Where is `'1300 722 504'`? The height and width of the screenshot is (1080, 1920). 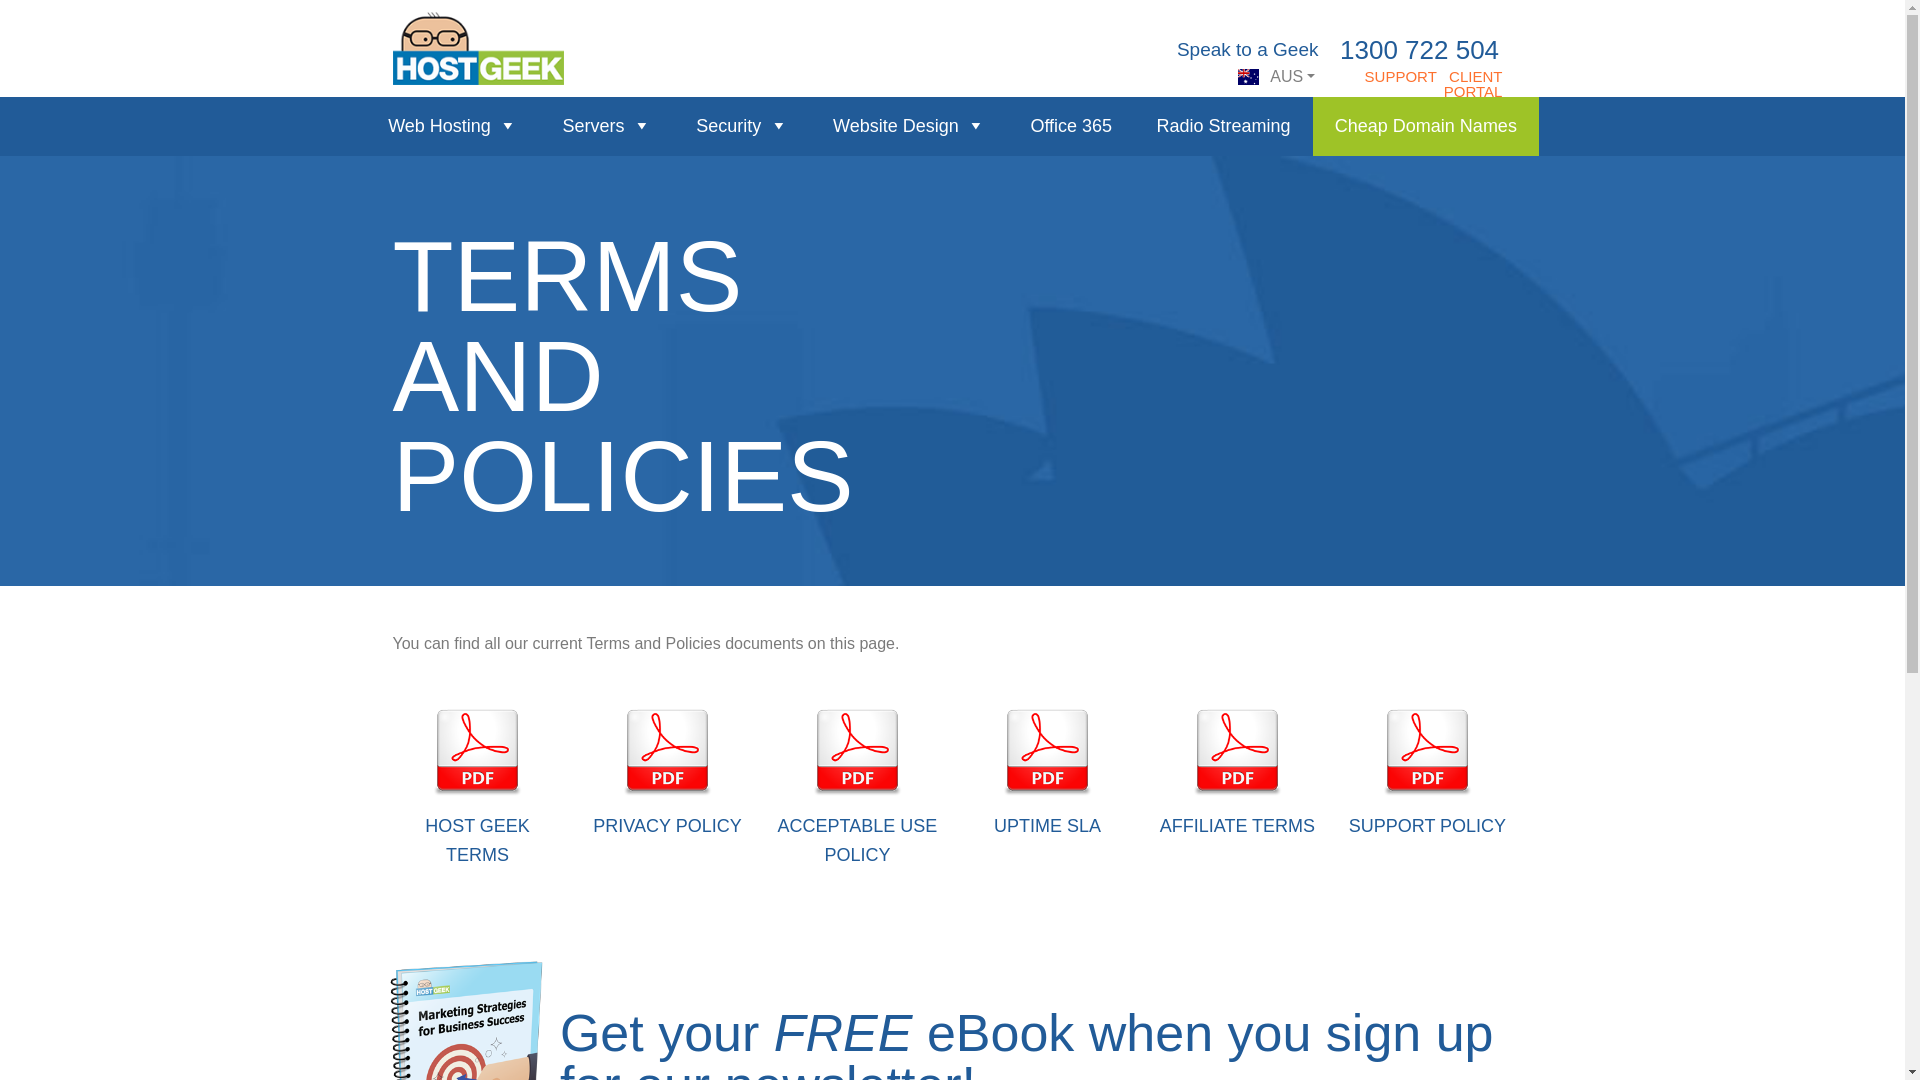
'1300 722 504' is located at coordinates (1418, 49).